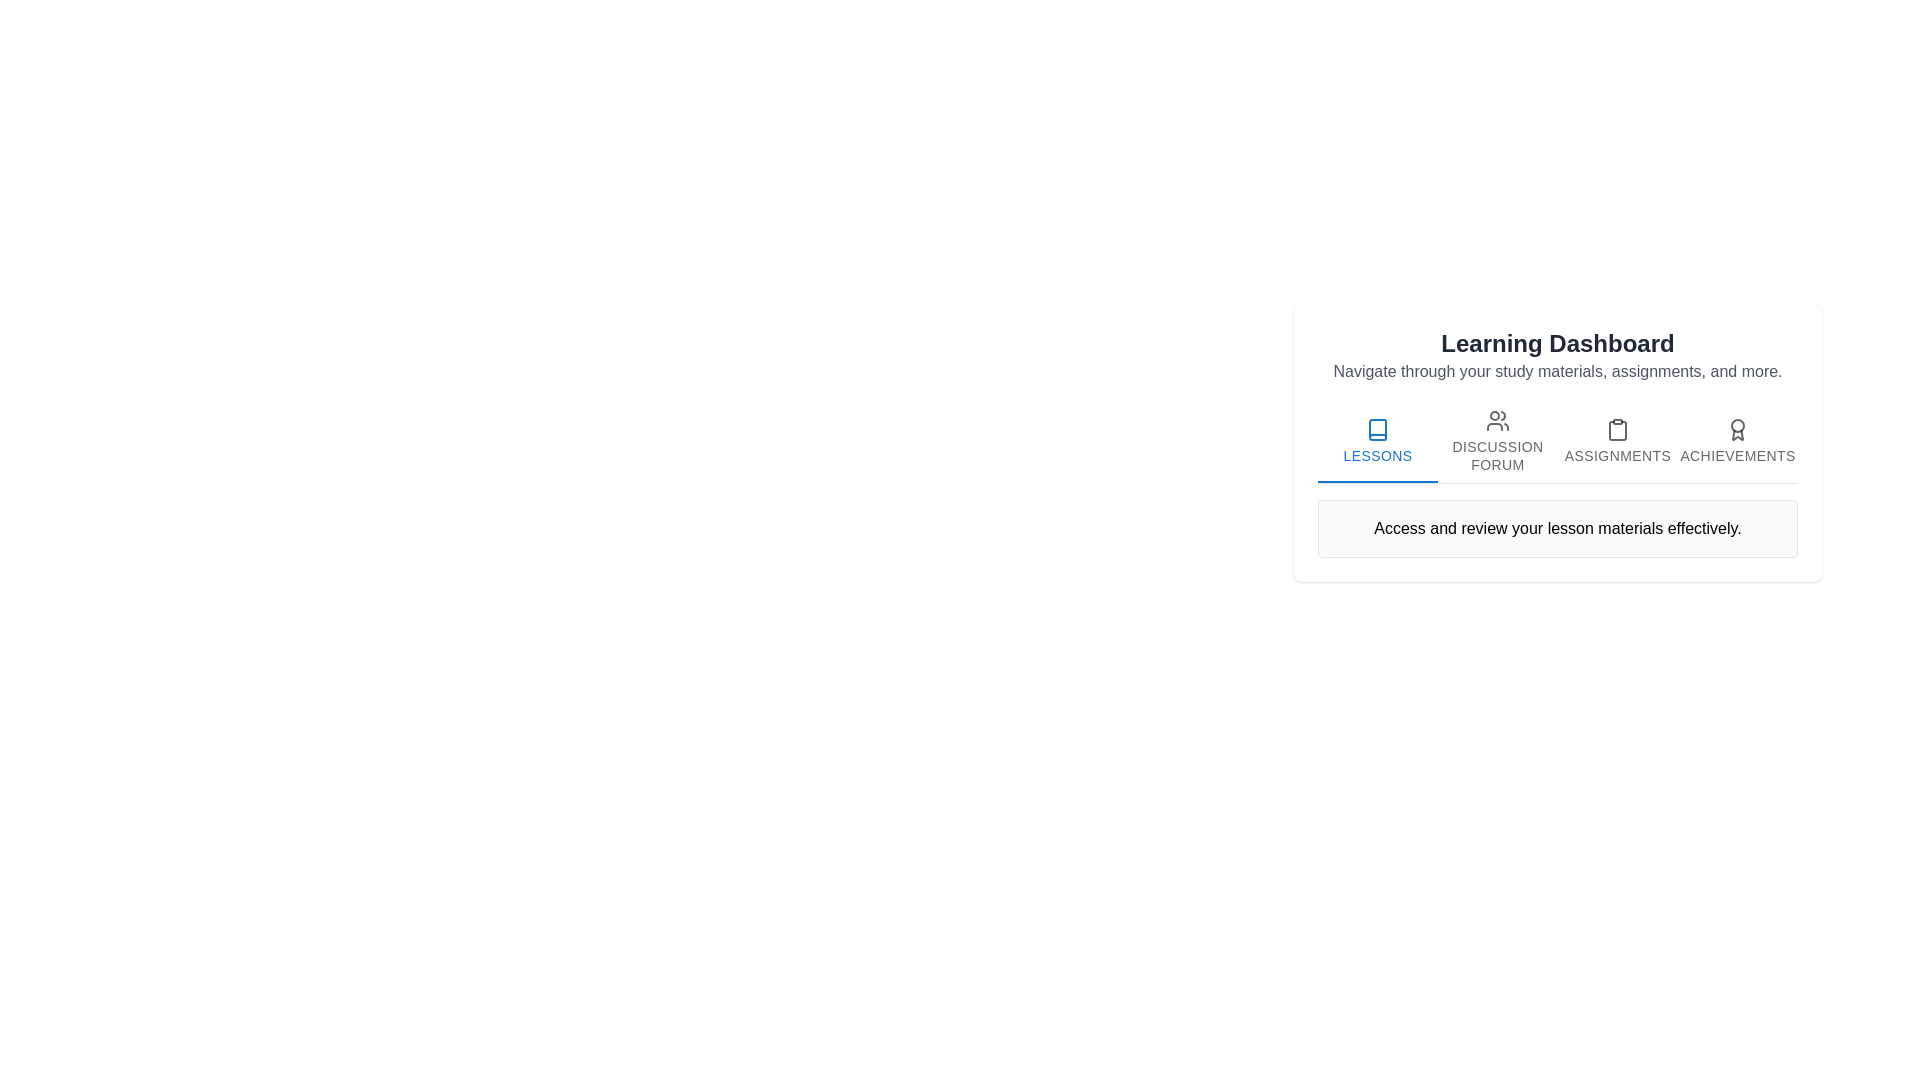  What do you see at coordinates (1617, 440) in the screenshot?
I see `the button labeled as the third navigation tab, which leads to the Assignments section of the application` at bounding box center [1617, 440].